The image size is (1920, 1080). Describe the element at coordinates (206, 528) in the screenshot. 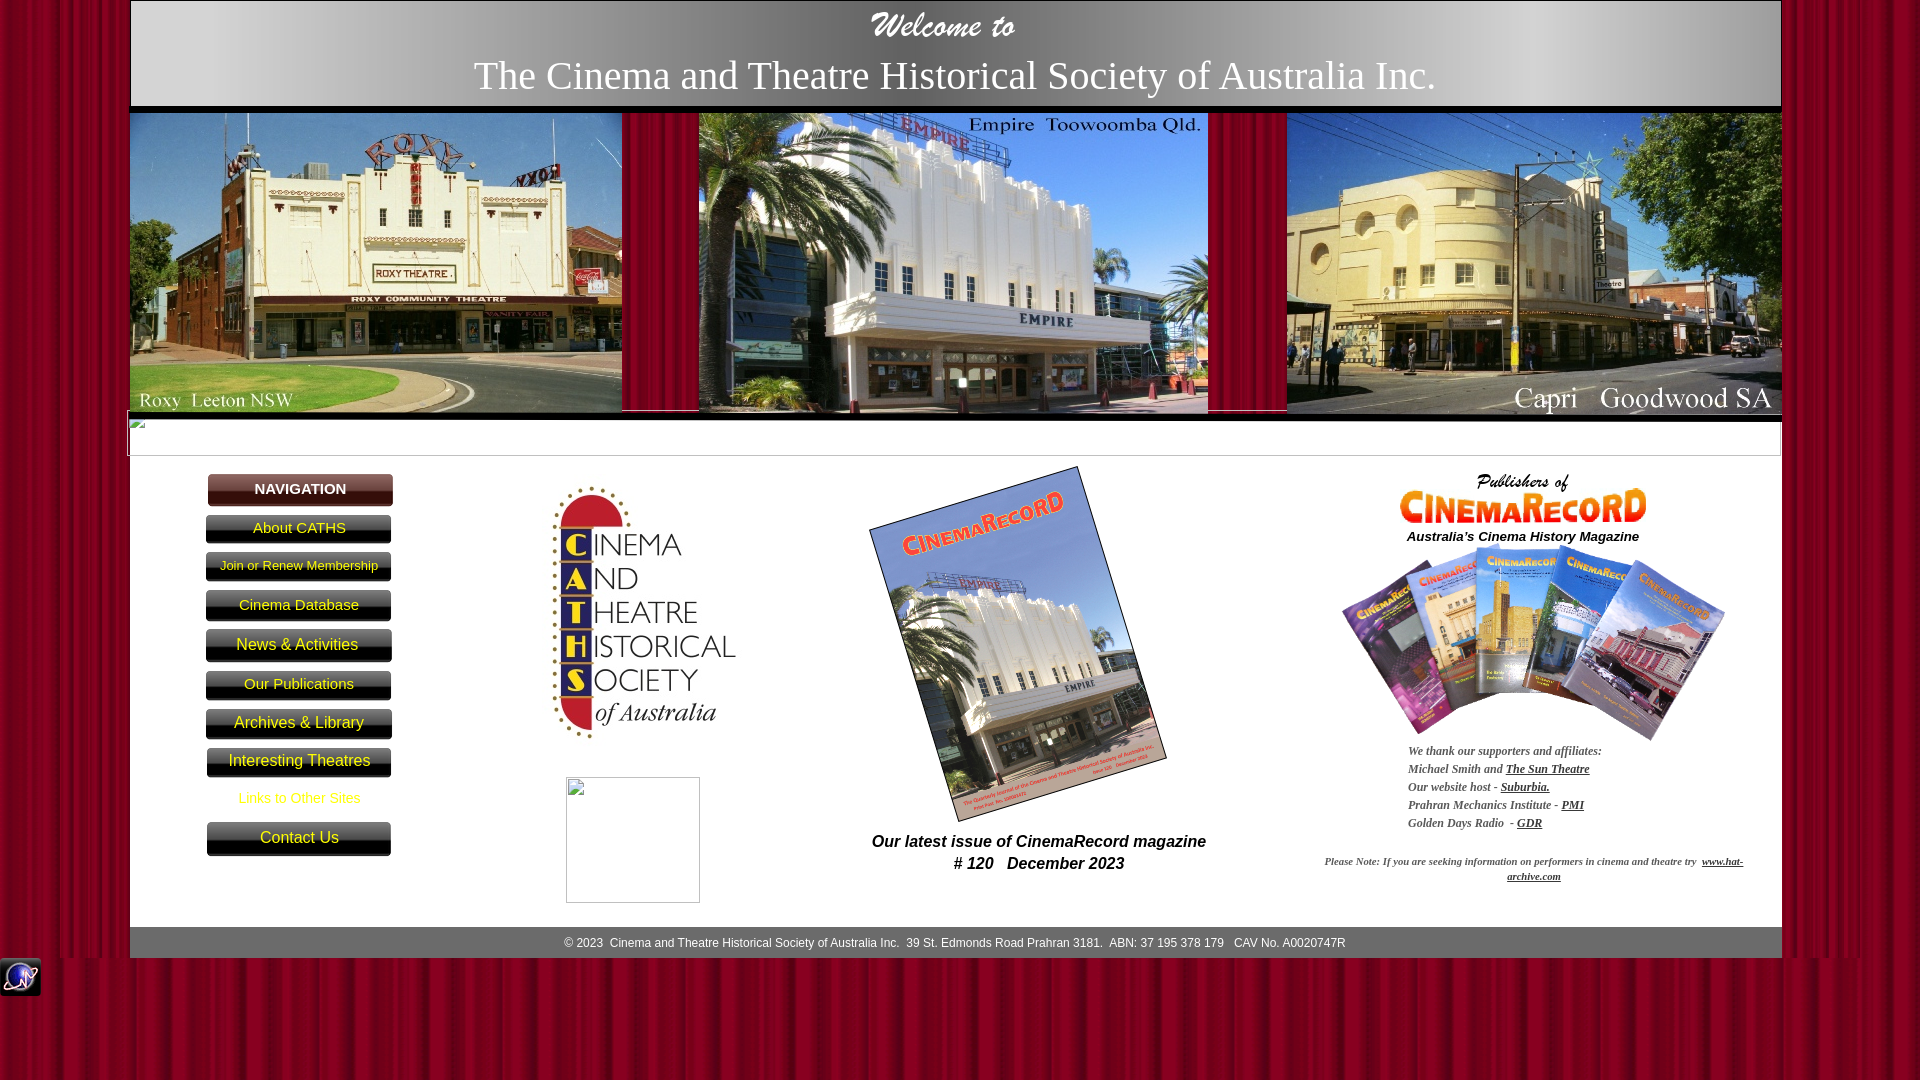

I see `'About CATHS'` at that location.